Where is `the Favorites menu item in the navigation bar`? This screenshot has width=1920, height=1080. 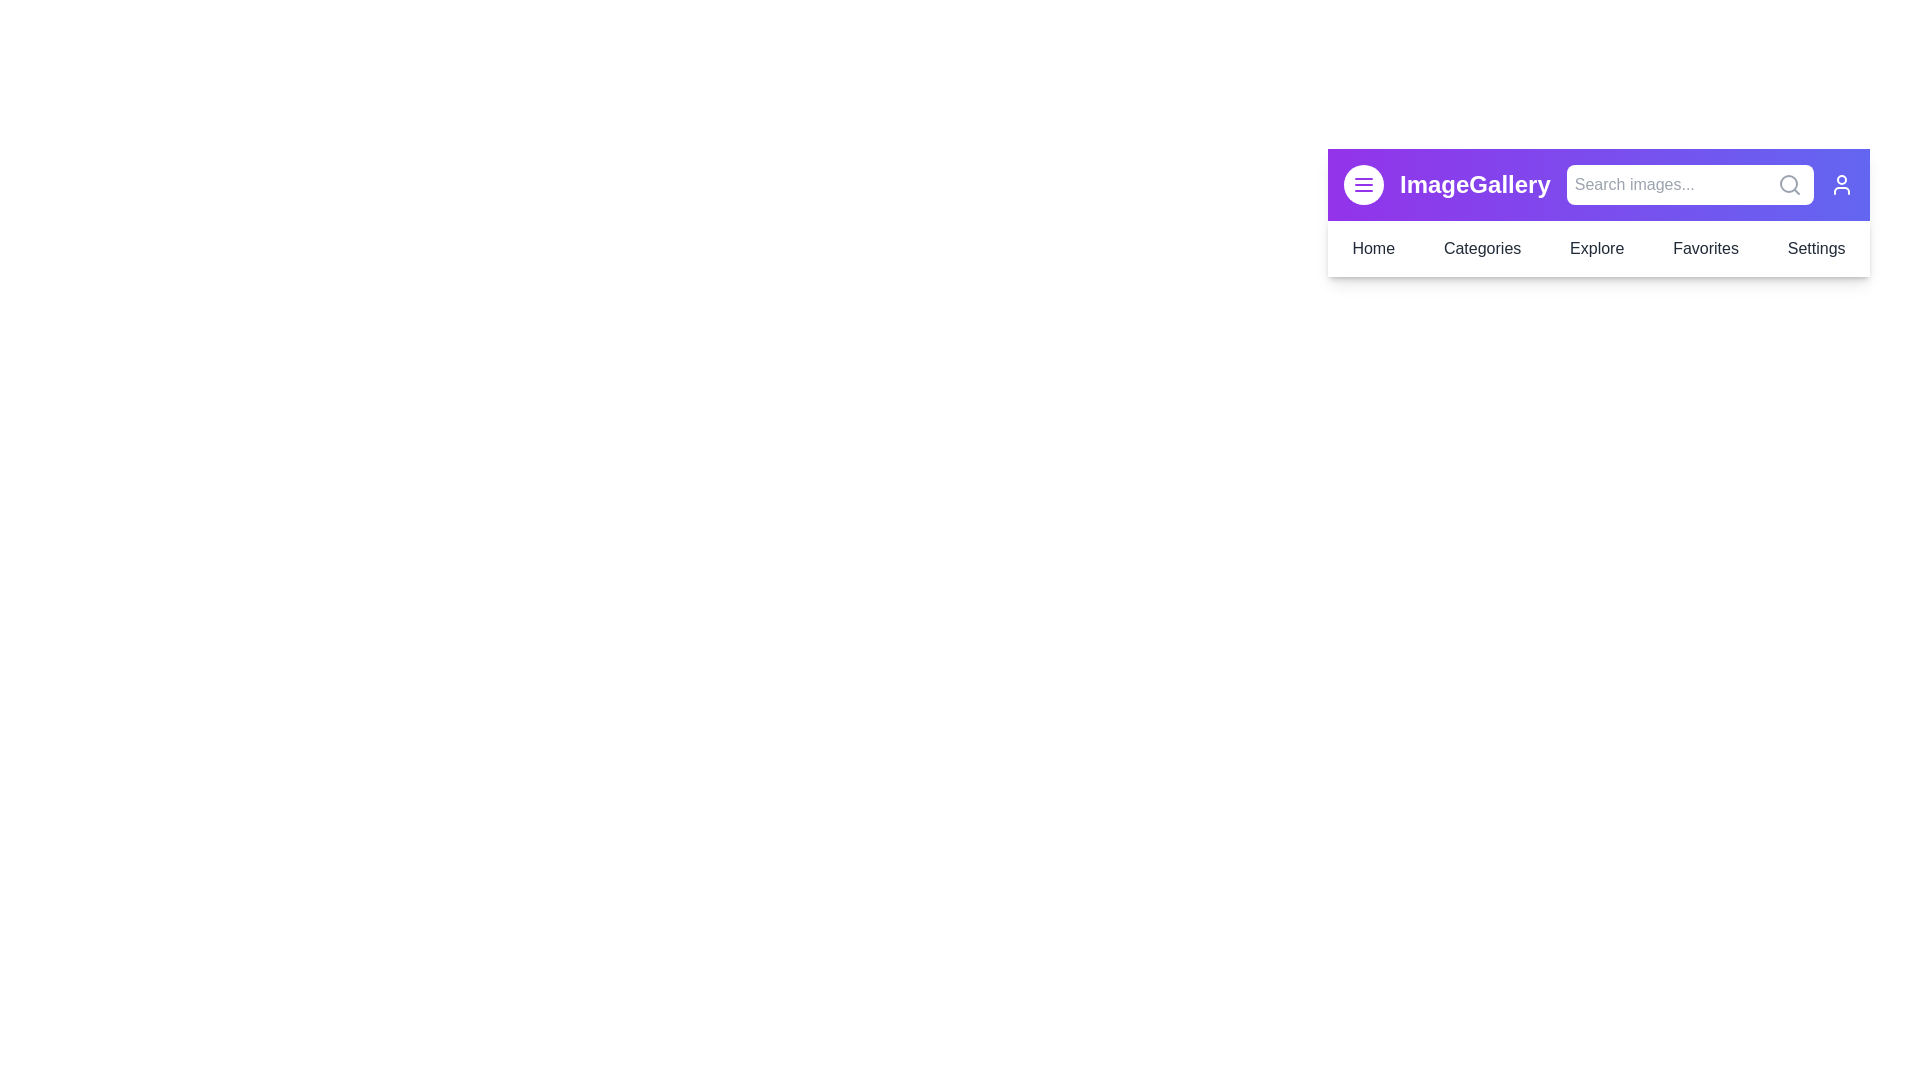 the Favorites menu item in the navigation bar is located at coordinates (1705, 248).